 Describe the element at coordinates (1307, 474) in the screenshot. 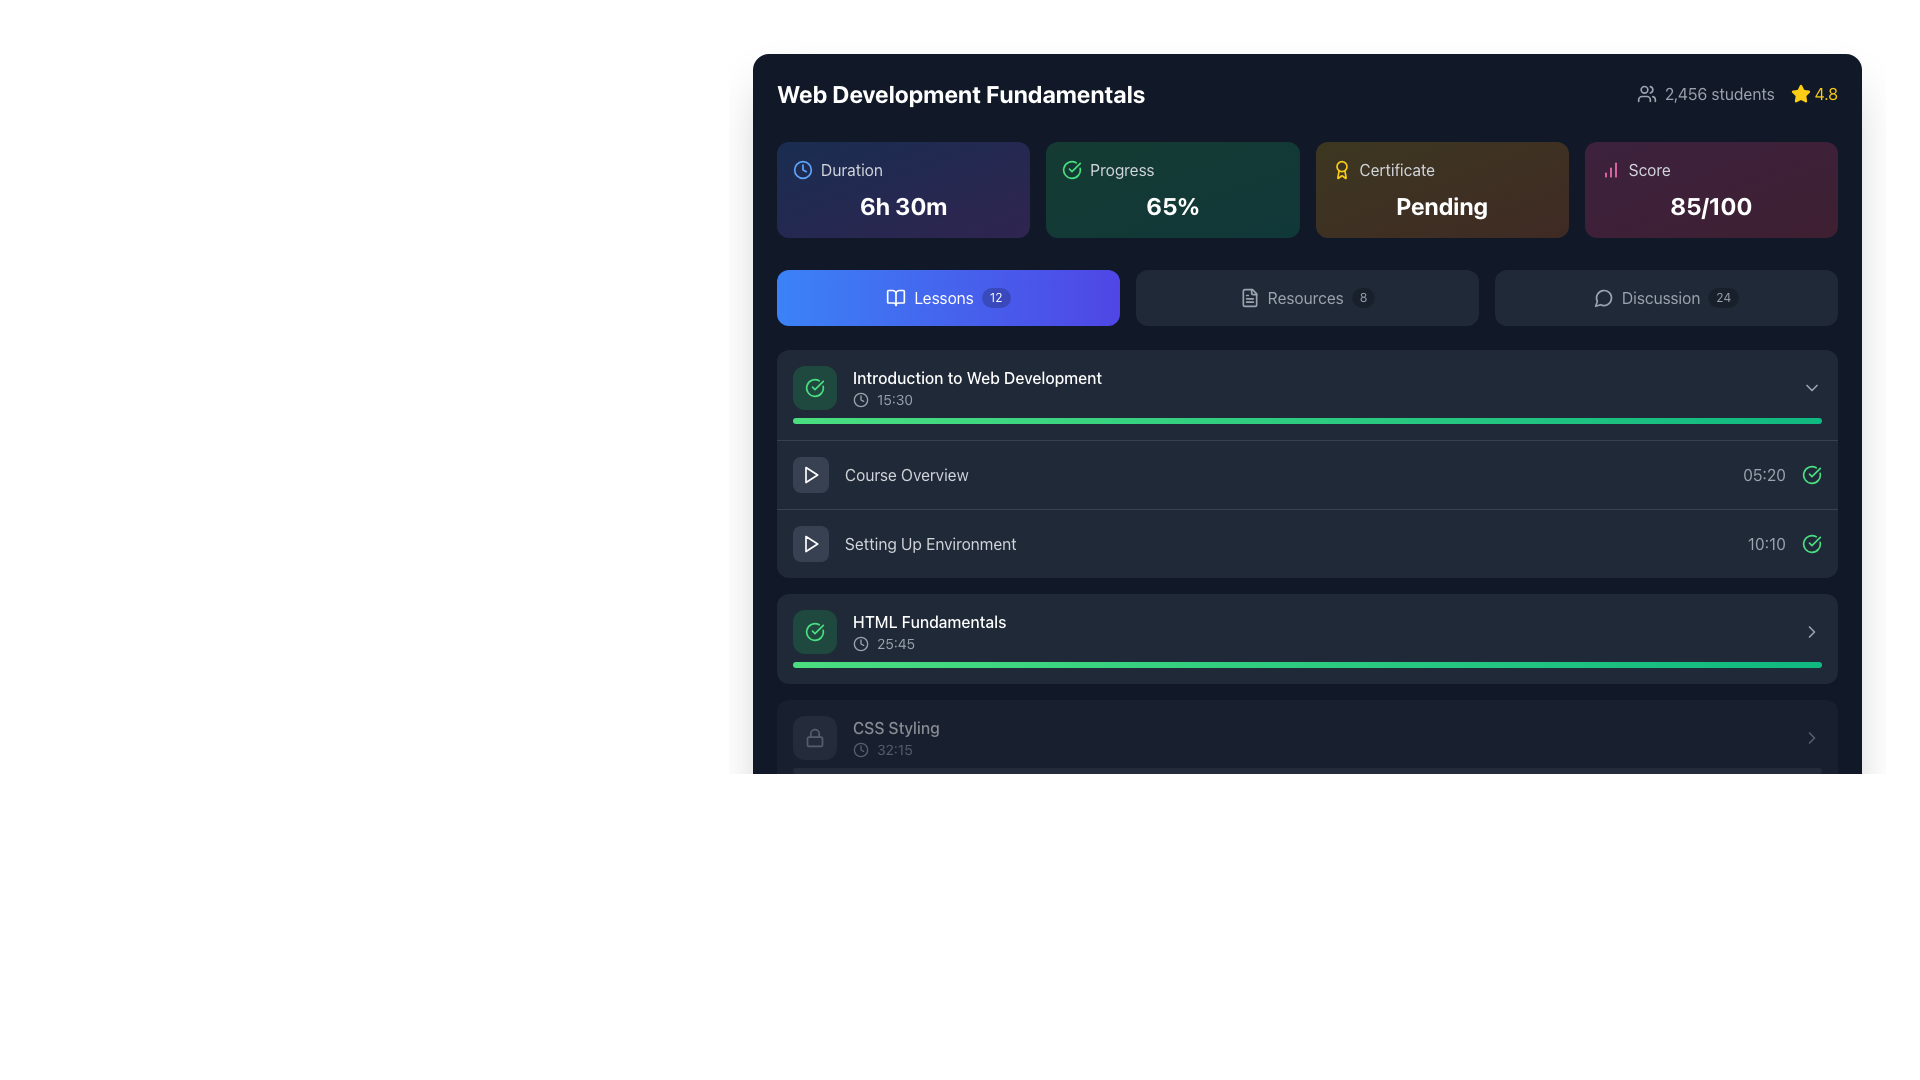

I see `title 'Course Overview' and the duration '05:20' of the list item located below 'Introduction to Web Development' in the 'Web Development Fundamentals' section` at that location.